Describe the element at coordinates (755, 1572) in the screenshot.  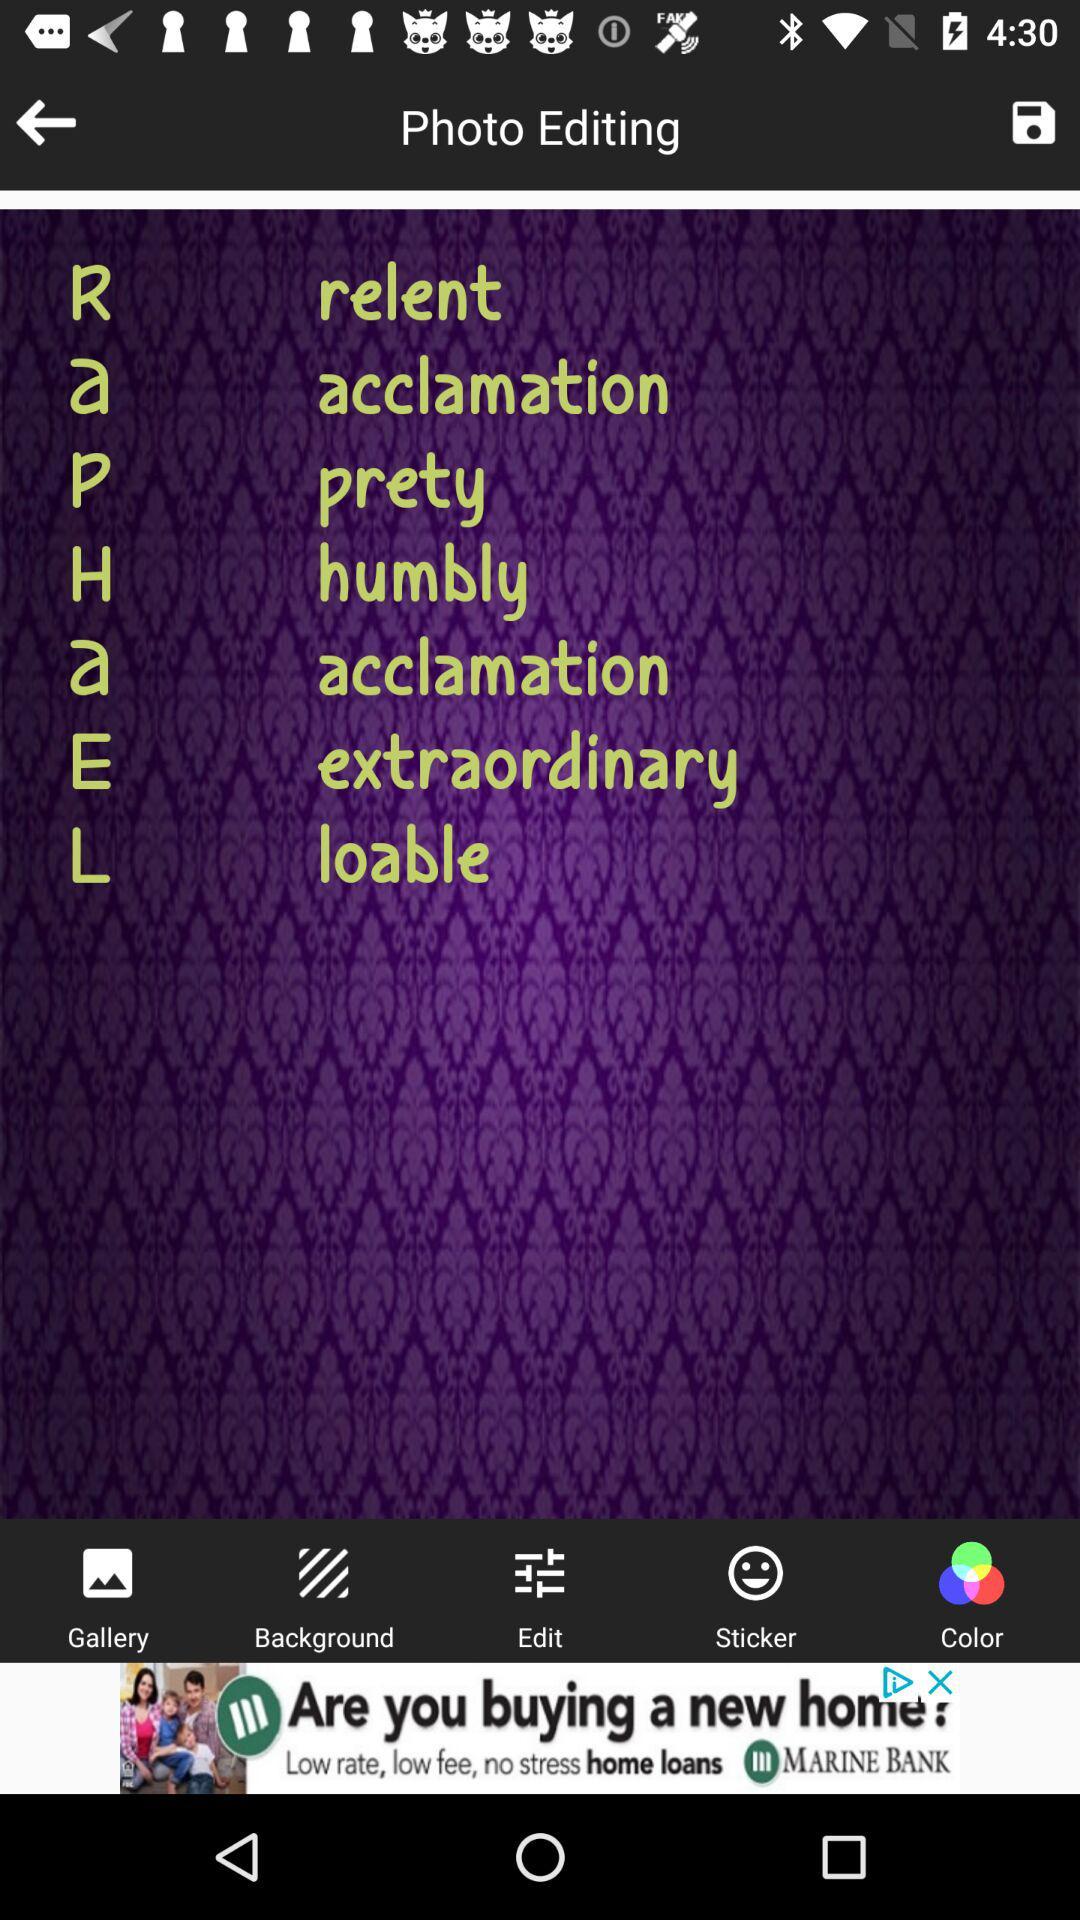
I see `the stricker` at that location.